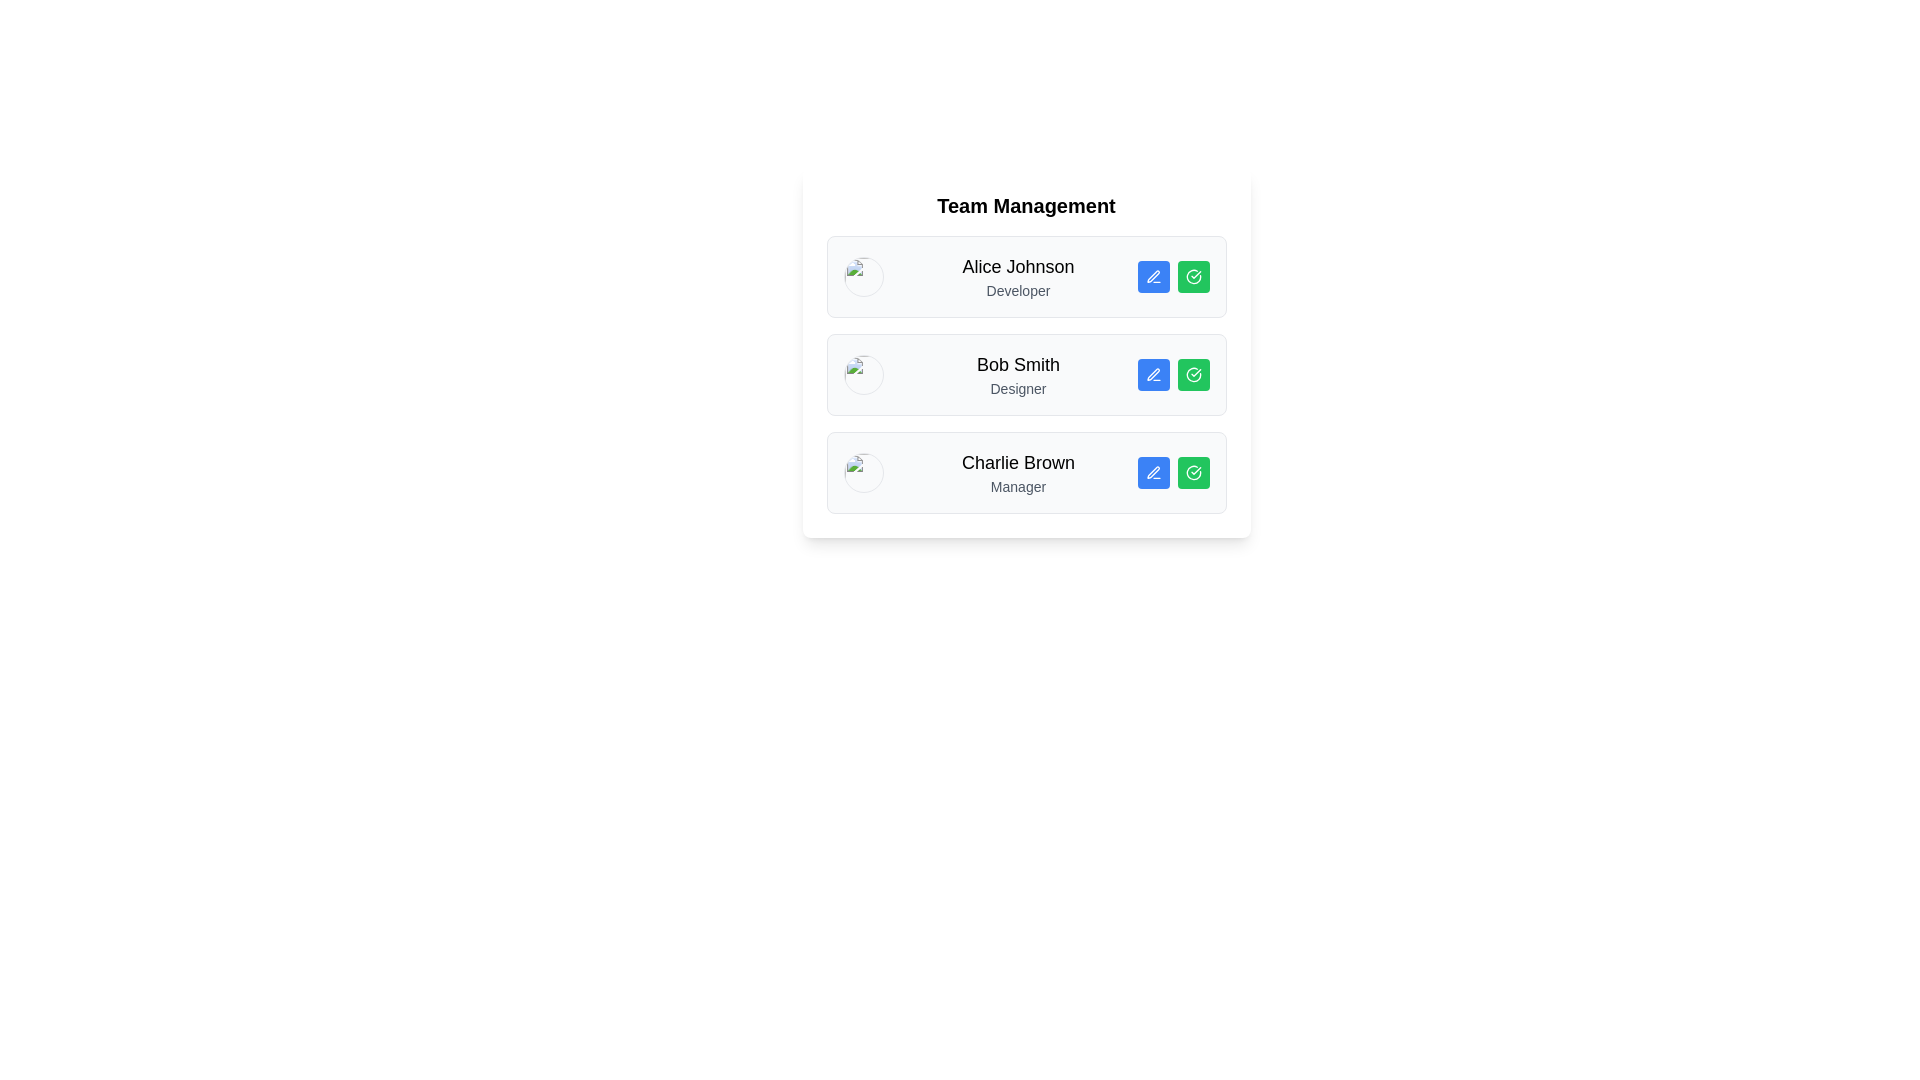 Image resolution: width=1920 pixels, height=1080 pixels. I want to click on the 'Team Management' header text element, which is bold and large, displayed in black at the top of a white card with rounded corners, so click(1026, 205).